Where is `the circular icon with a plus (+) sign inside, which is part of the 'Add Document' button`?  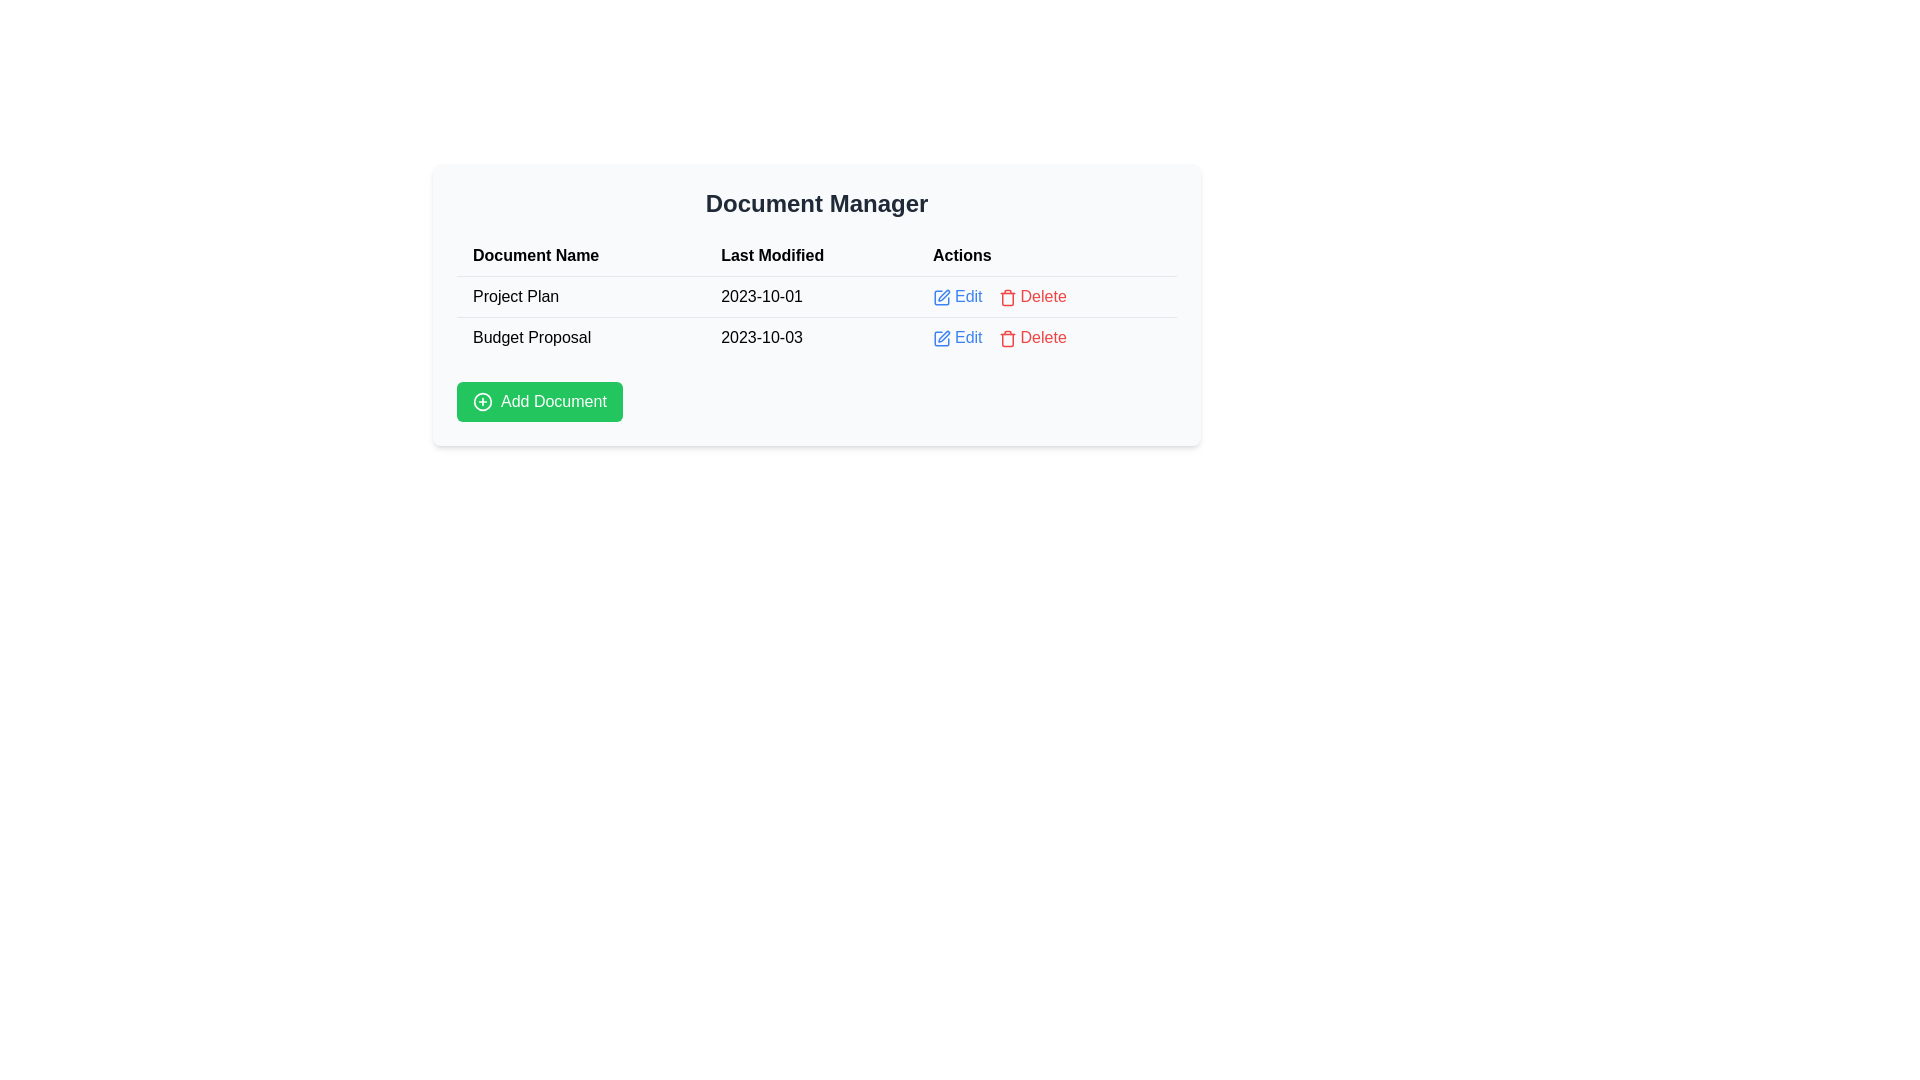
the circular icon with a plus (+) sign inside, which is part of the 'Add Document' button is located at coordinates (483, 401).